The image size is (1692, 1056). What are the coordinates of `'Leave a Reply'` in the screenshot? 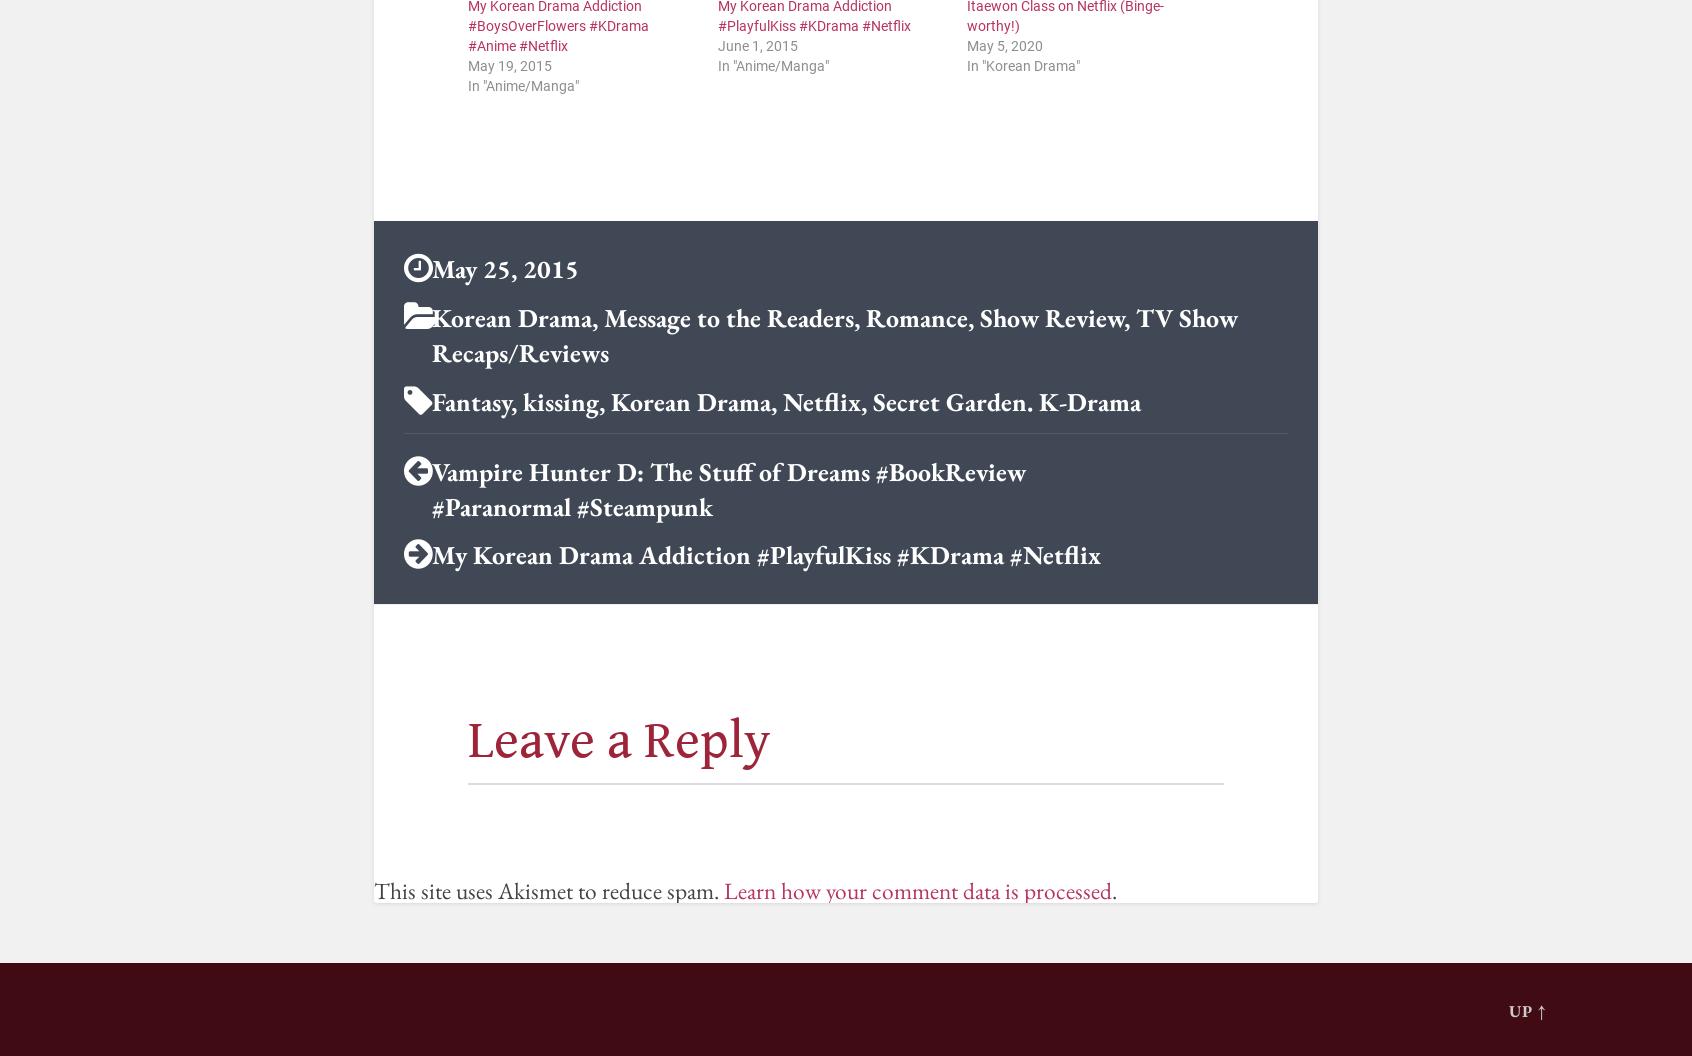 It's located at (617, 739).